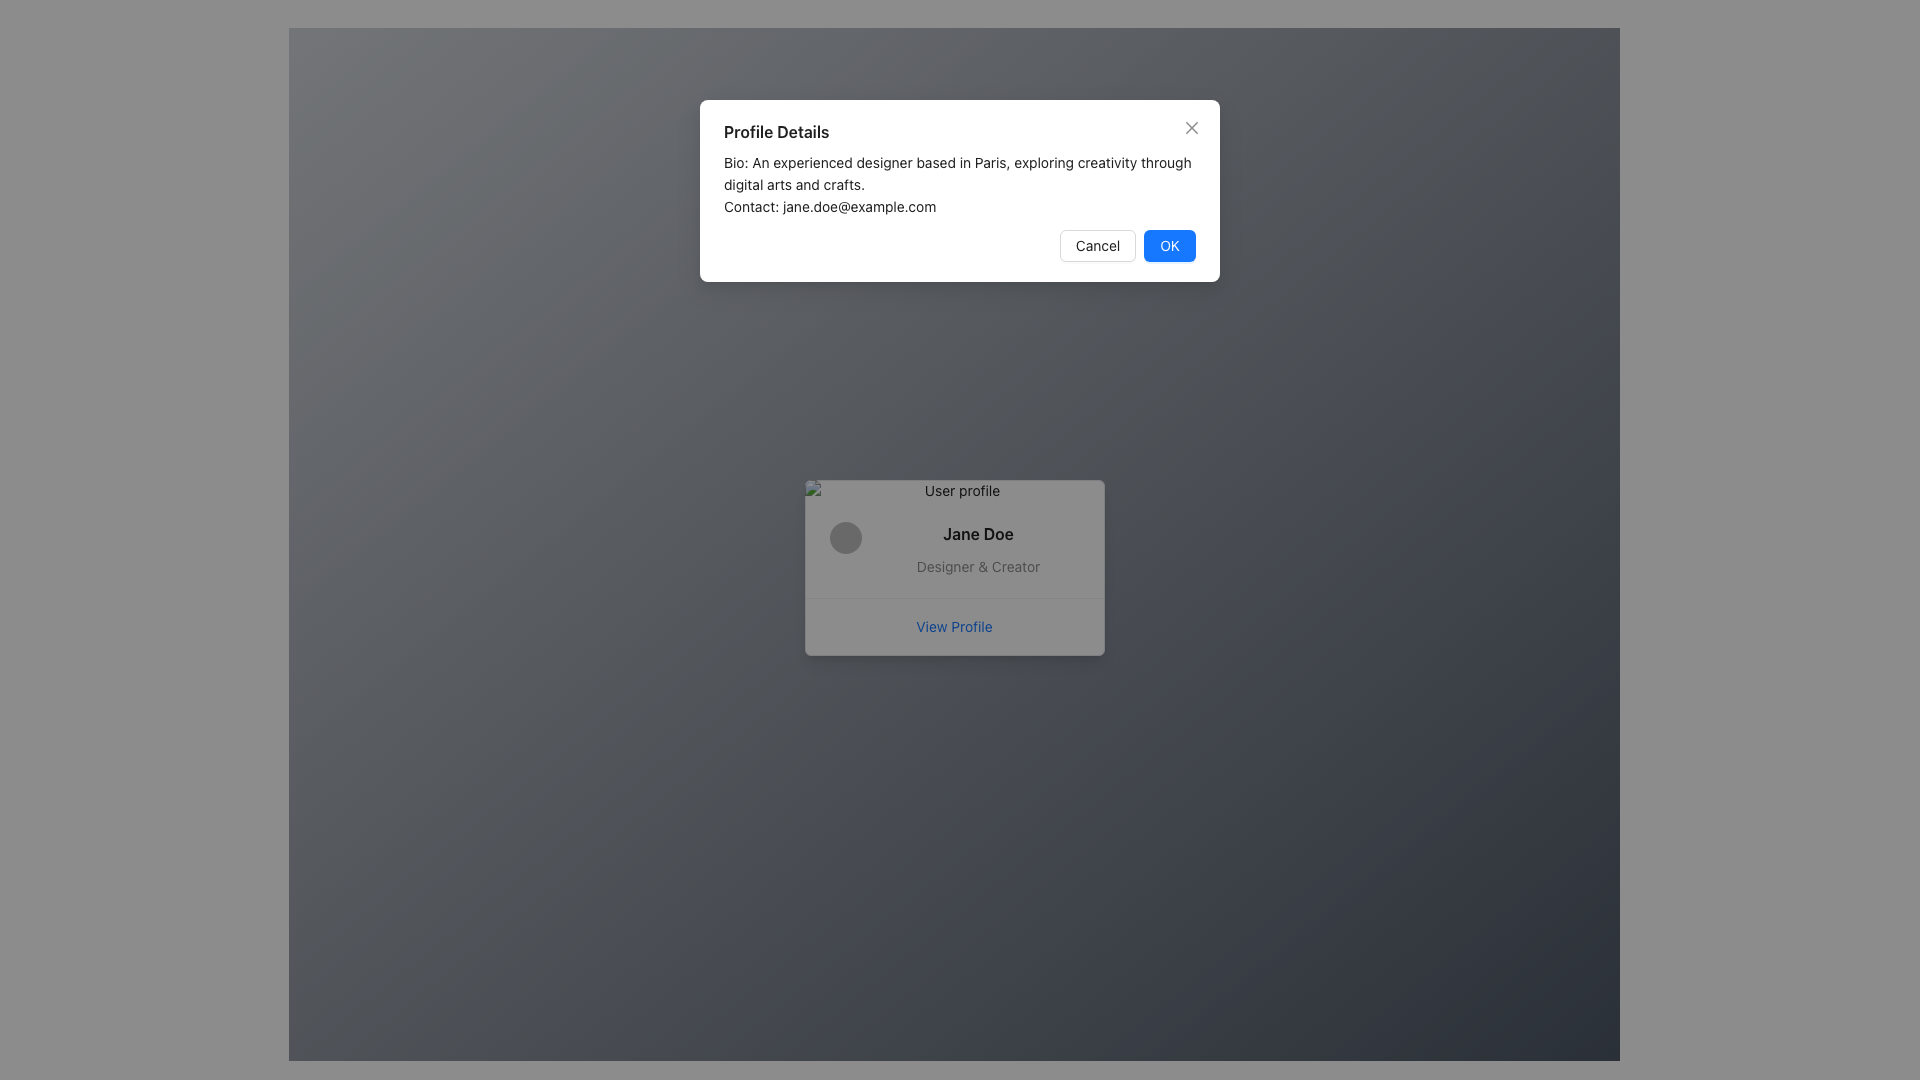 Image resolution: width=1920 pixels, height=1080 pixels. I want to click on the 'View Profile' button, which is a horizontal textual button styled in blue text located at the bottom edge of the user information card, so click(953, 625).